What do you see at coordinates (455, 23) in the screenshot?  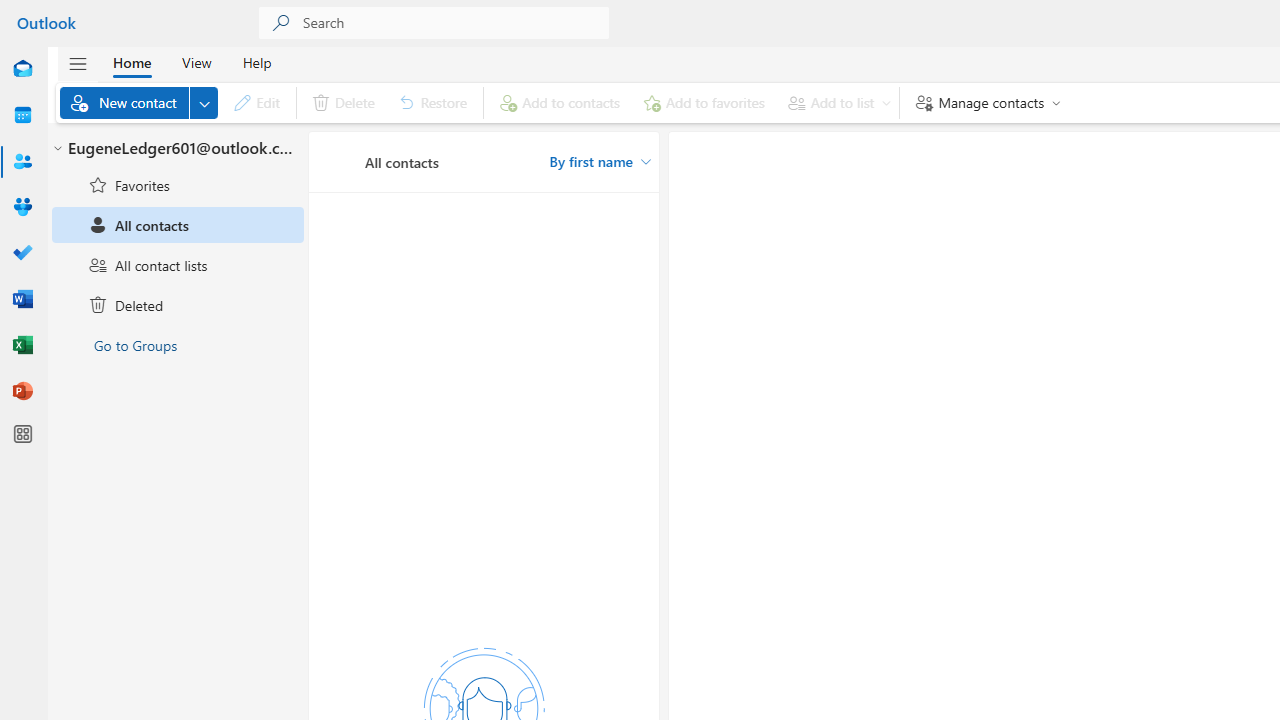 I see `'Search'` at bounding box center [455, 23].